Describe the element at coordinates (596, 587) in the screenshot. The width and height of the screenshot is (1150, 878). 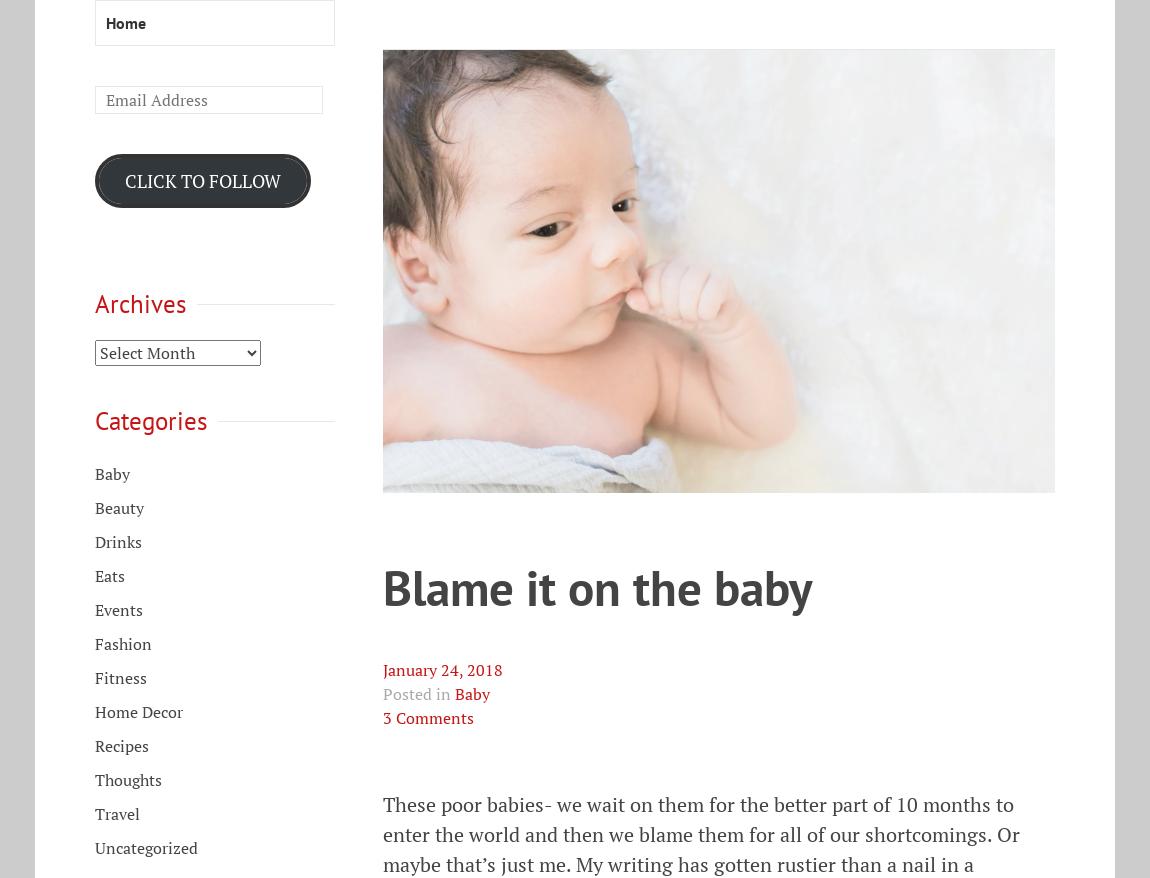
I see `'Blame it on the baby'` at that location.